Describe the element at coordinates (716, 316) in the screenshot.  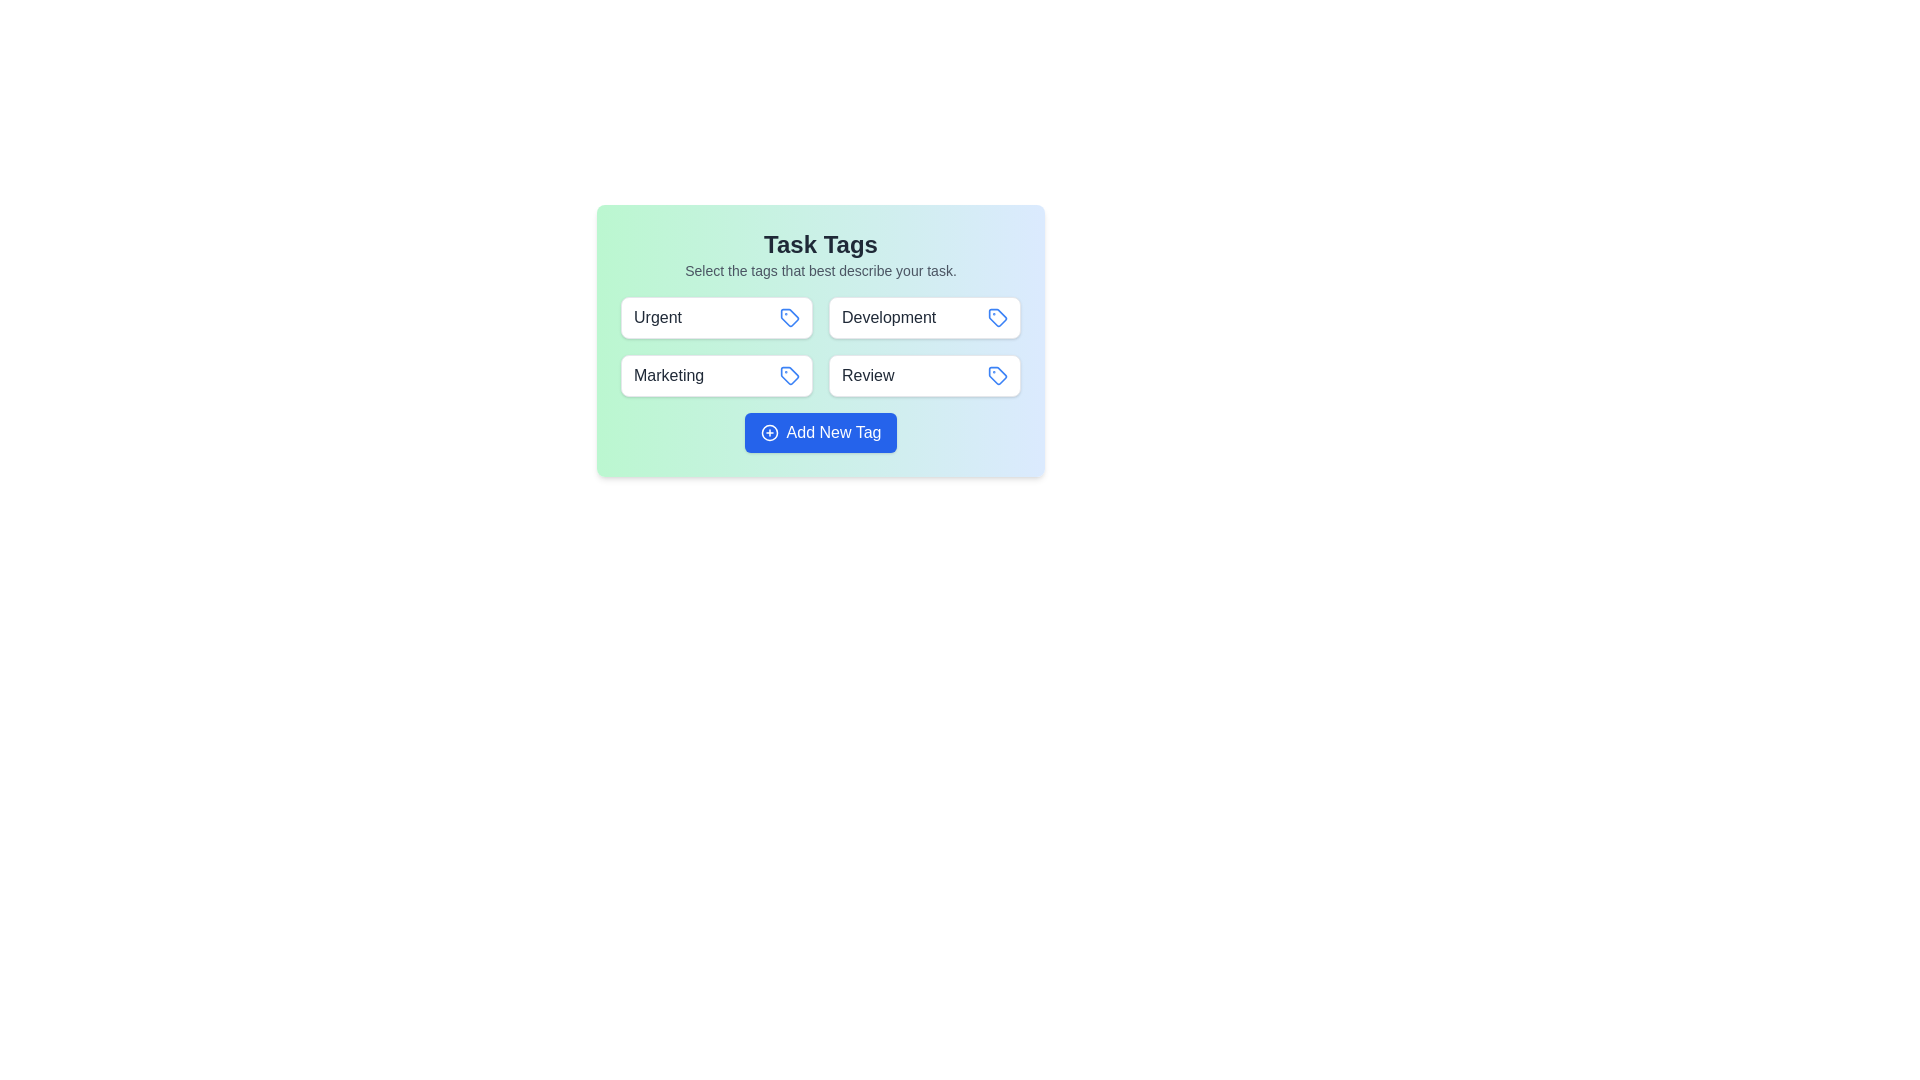
I see `the tag labeled Urgent` at that location.